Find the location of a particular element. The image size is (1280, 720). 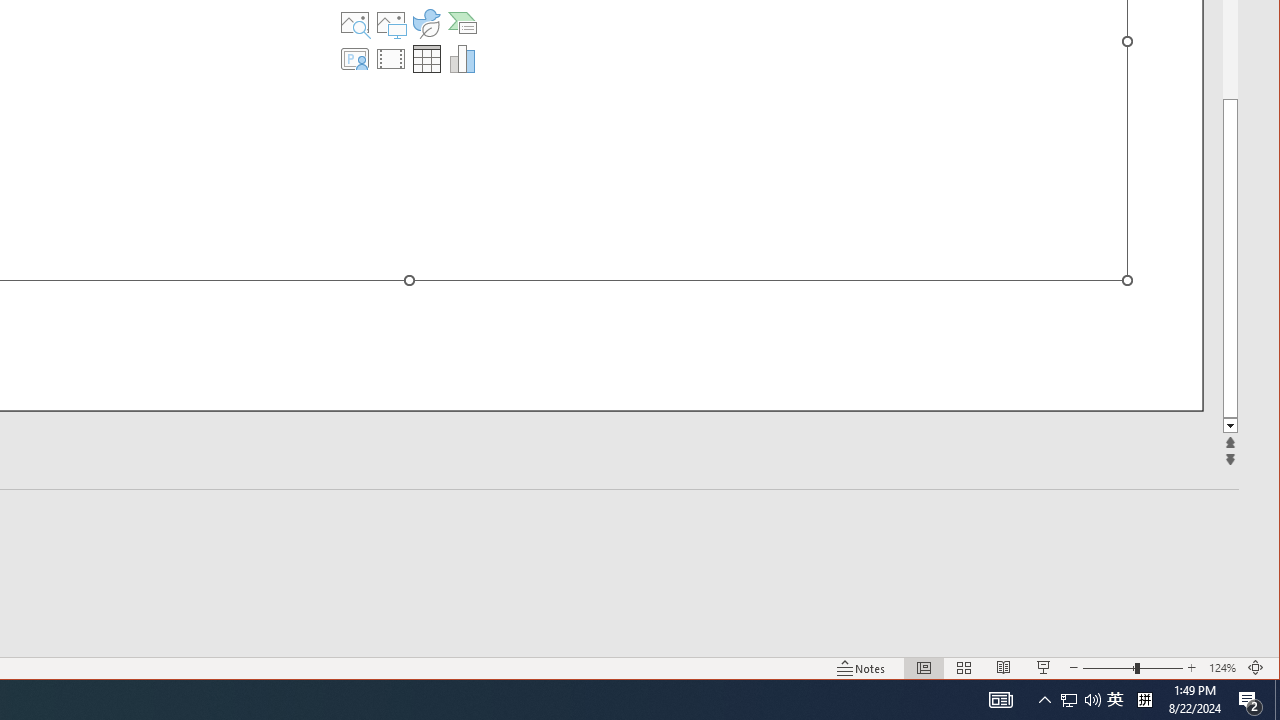

'Insert a SmartArt Graphic' is located at coordinates (461, 23).